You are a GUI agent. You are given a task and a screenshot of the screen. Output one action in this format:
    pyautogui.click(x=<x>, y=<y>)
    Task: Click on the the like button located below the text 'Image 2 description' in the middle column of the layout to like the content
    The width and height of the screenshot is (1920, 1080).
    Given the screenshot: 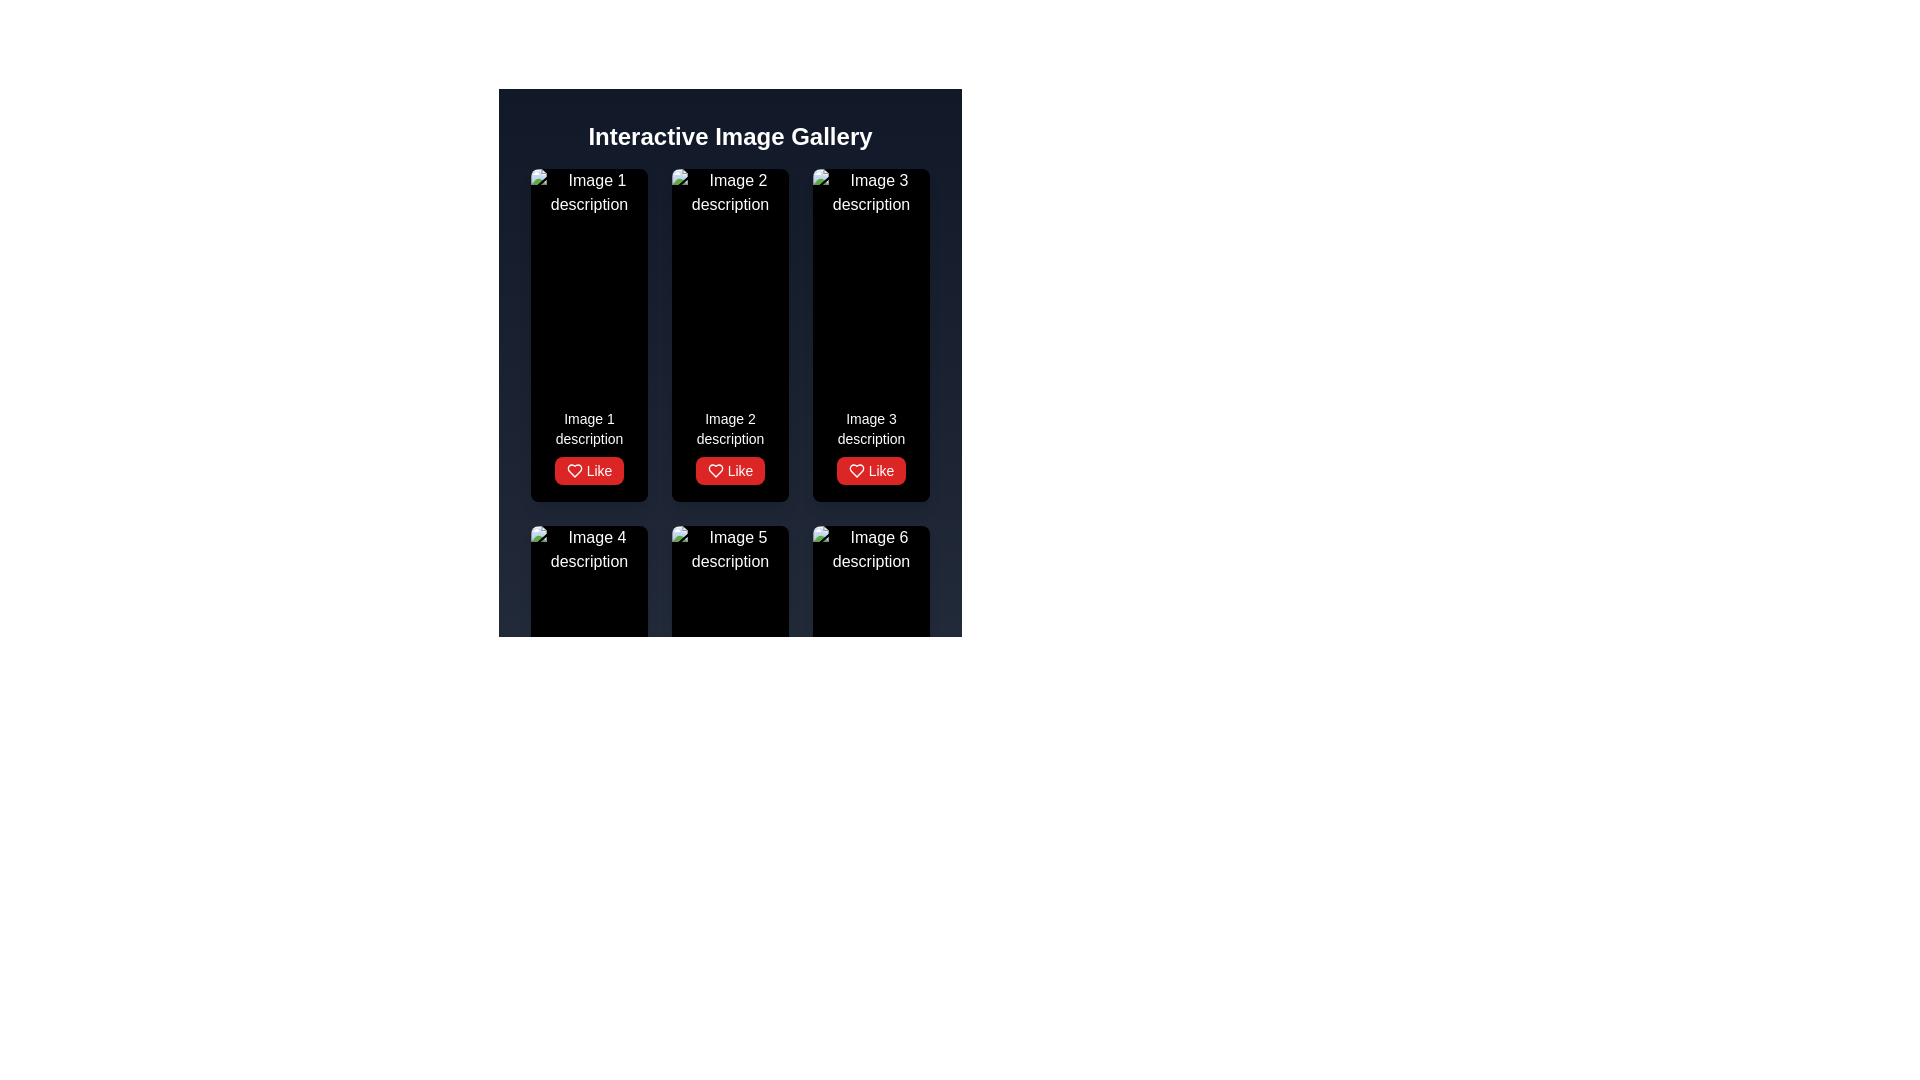 What is the action you would take?
    pyautogui.click(x=729, y=470)
    